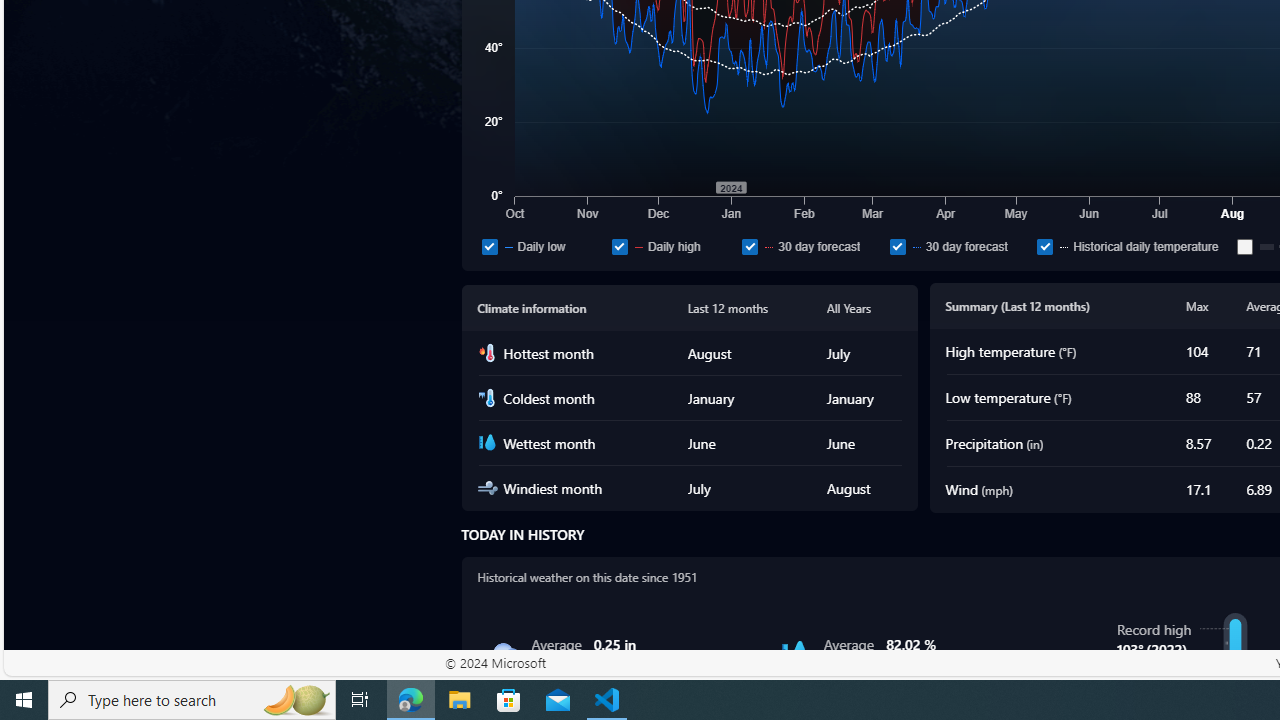 The width and height of the screenshot is (1280, 720). Describe the element at coordinates (1133, 245) in the screenshot. I see `'Historical daily temperature'` at that location.